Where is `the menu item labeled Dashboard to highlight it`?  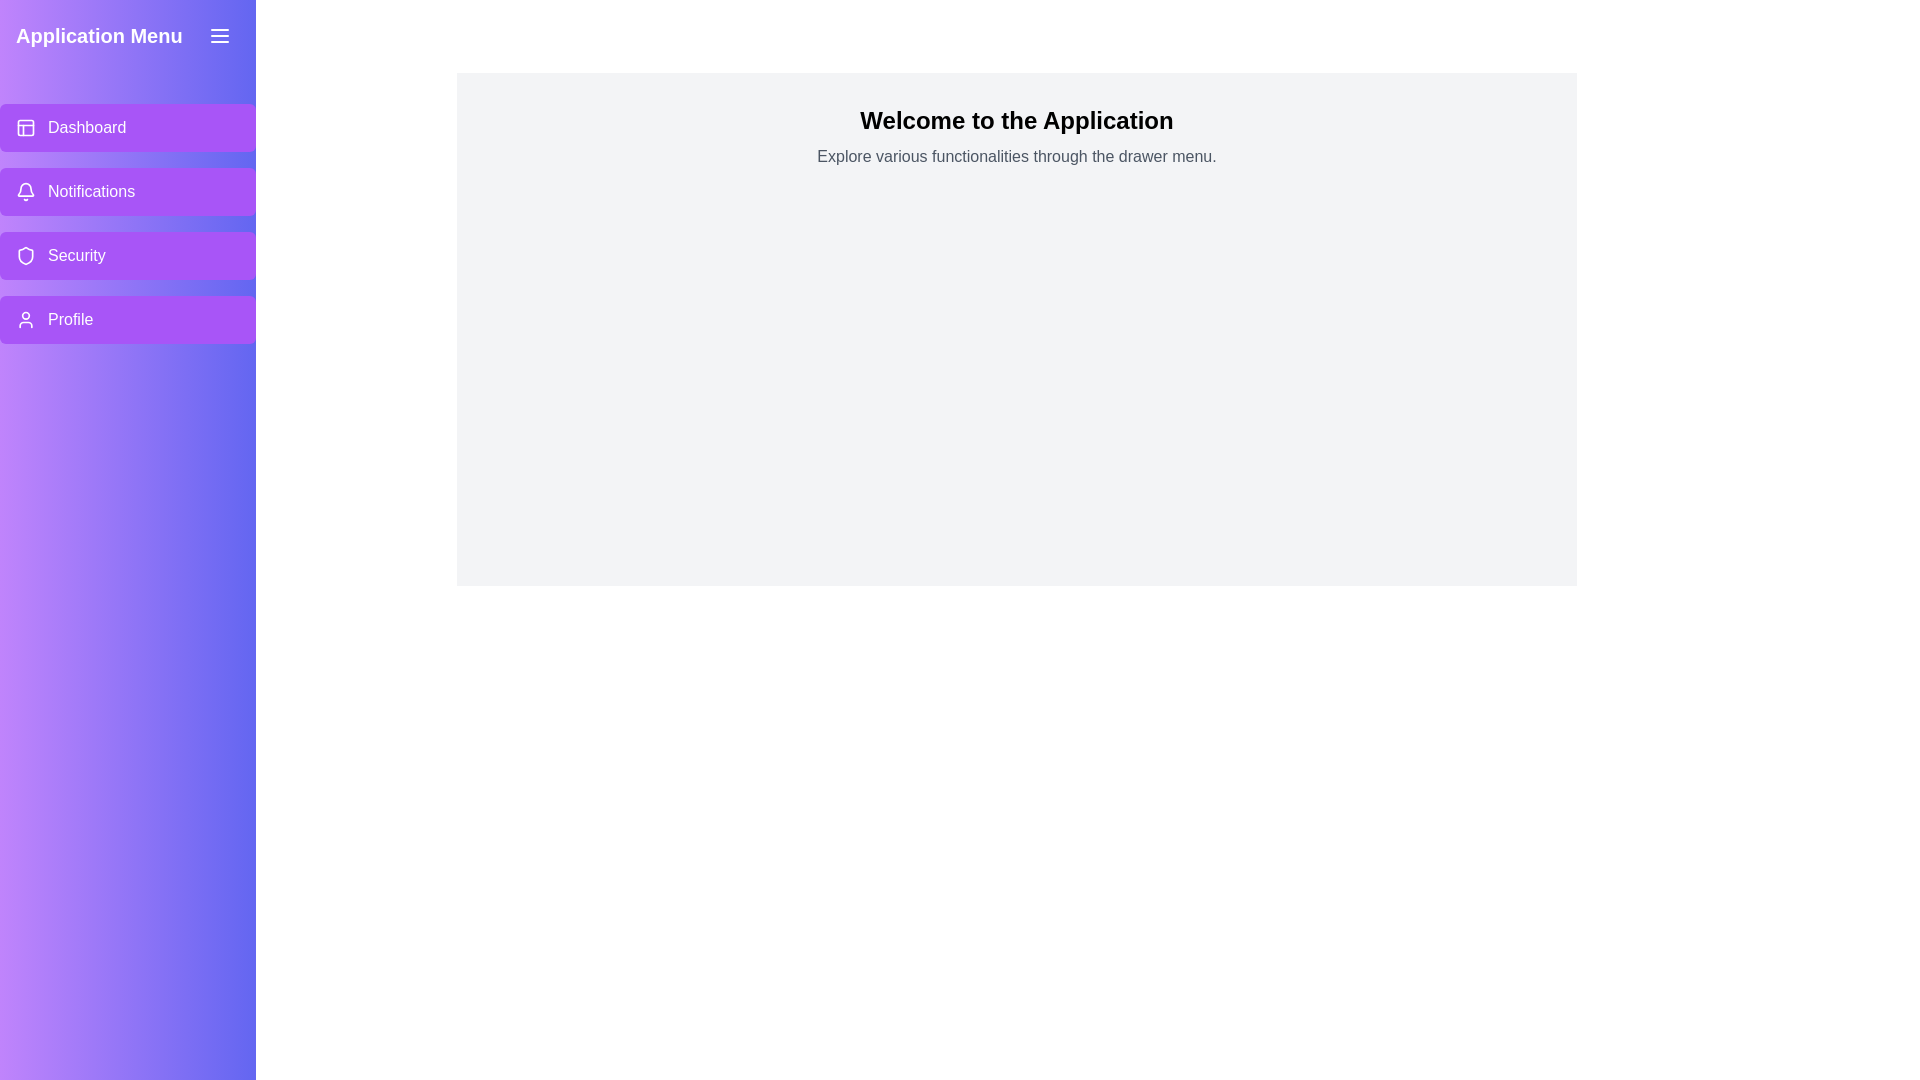 the menu item labeled Dashboard to highlight it is located at coordinates (127, 127).